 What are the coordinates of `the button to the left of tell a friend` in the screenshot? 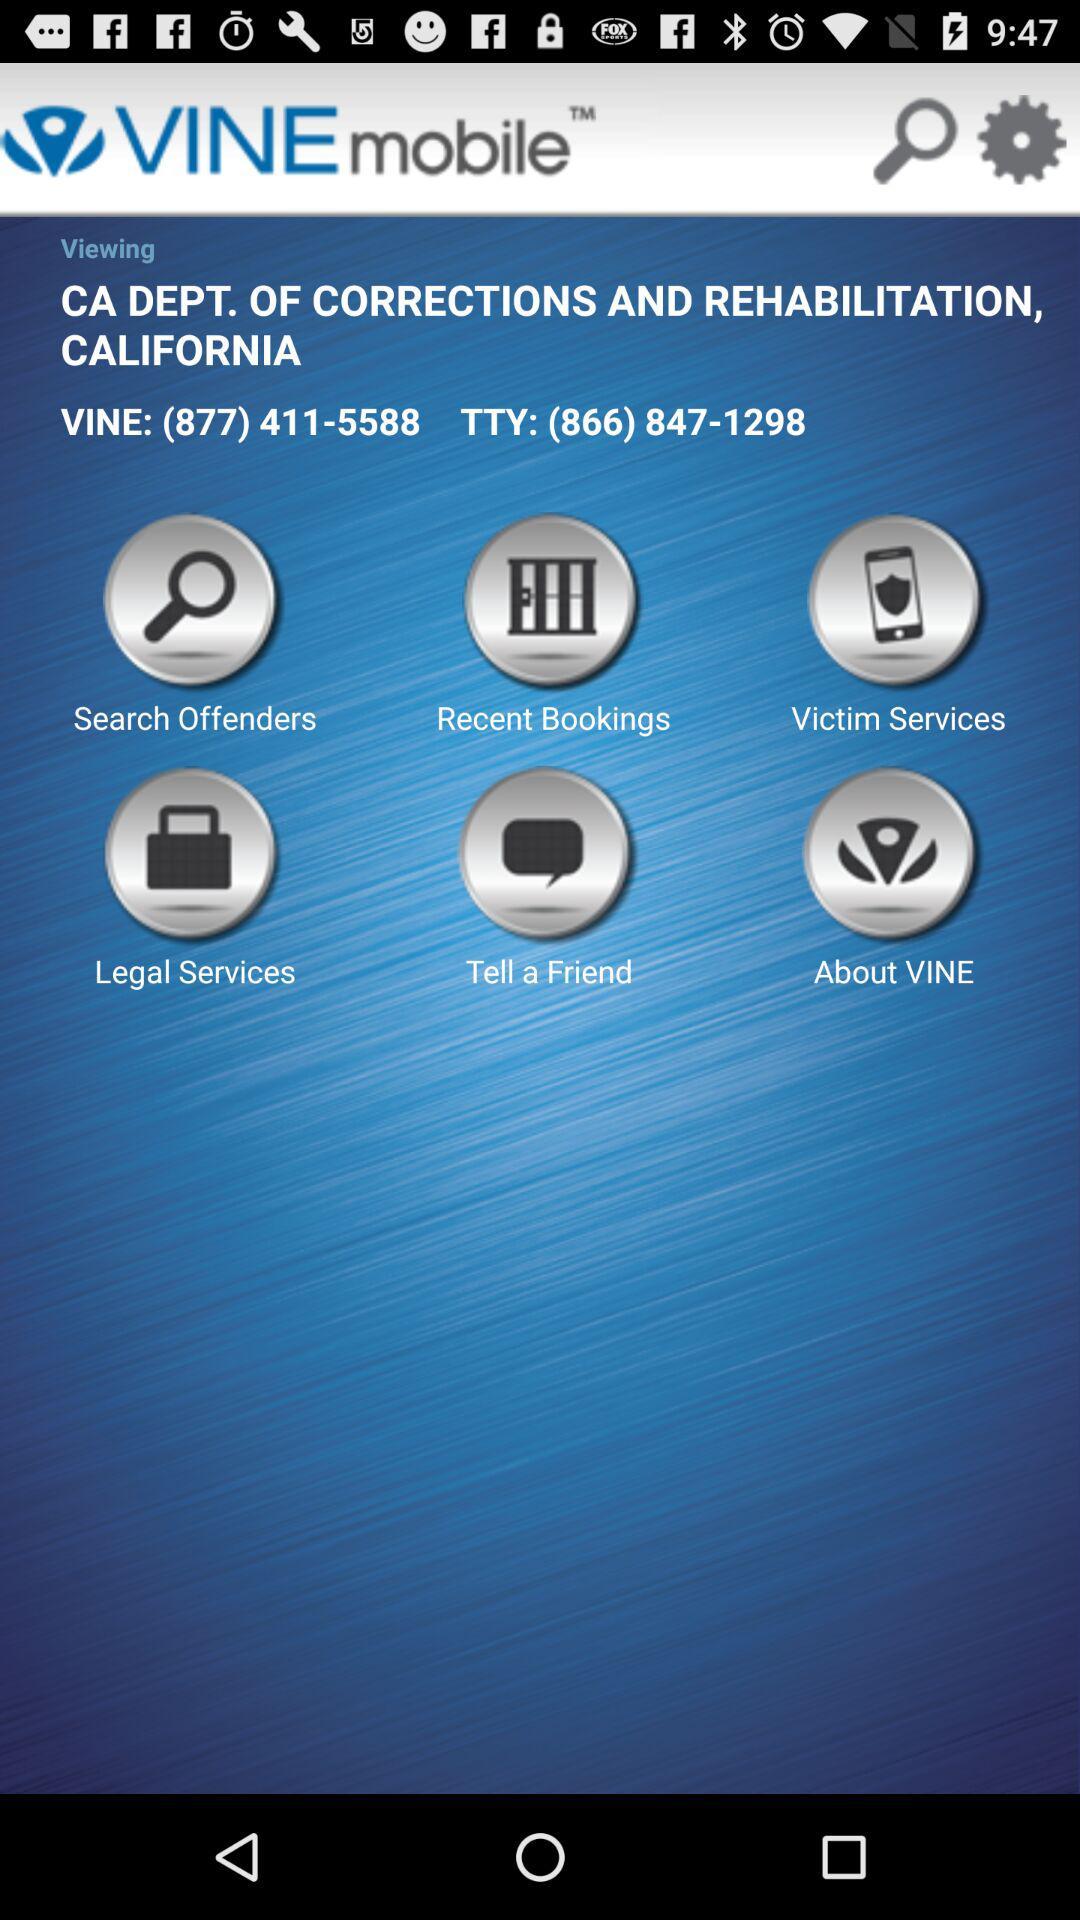 It's located at (195, 878).